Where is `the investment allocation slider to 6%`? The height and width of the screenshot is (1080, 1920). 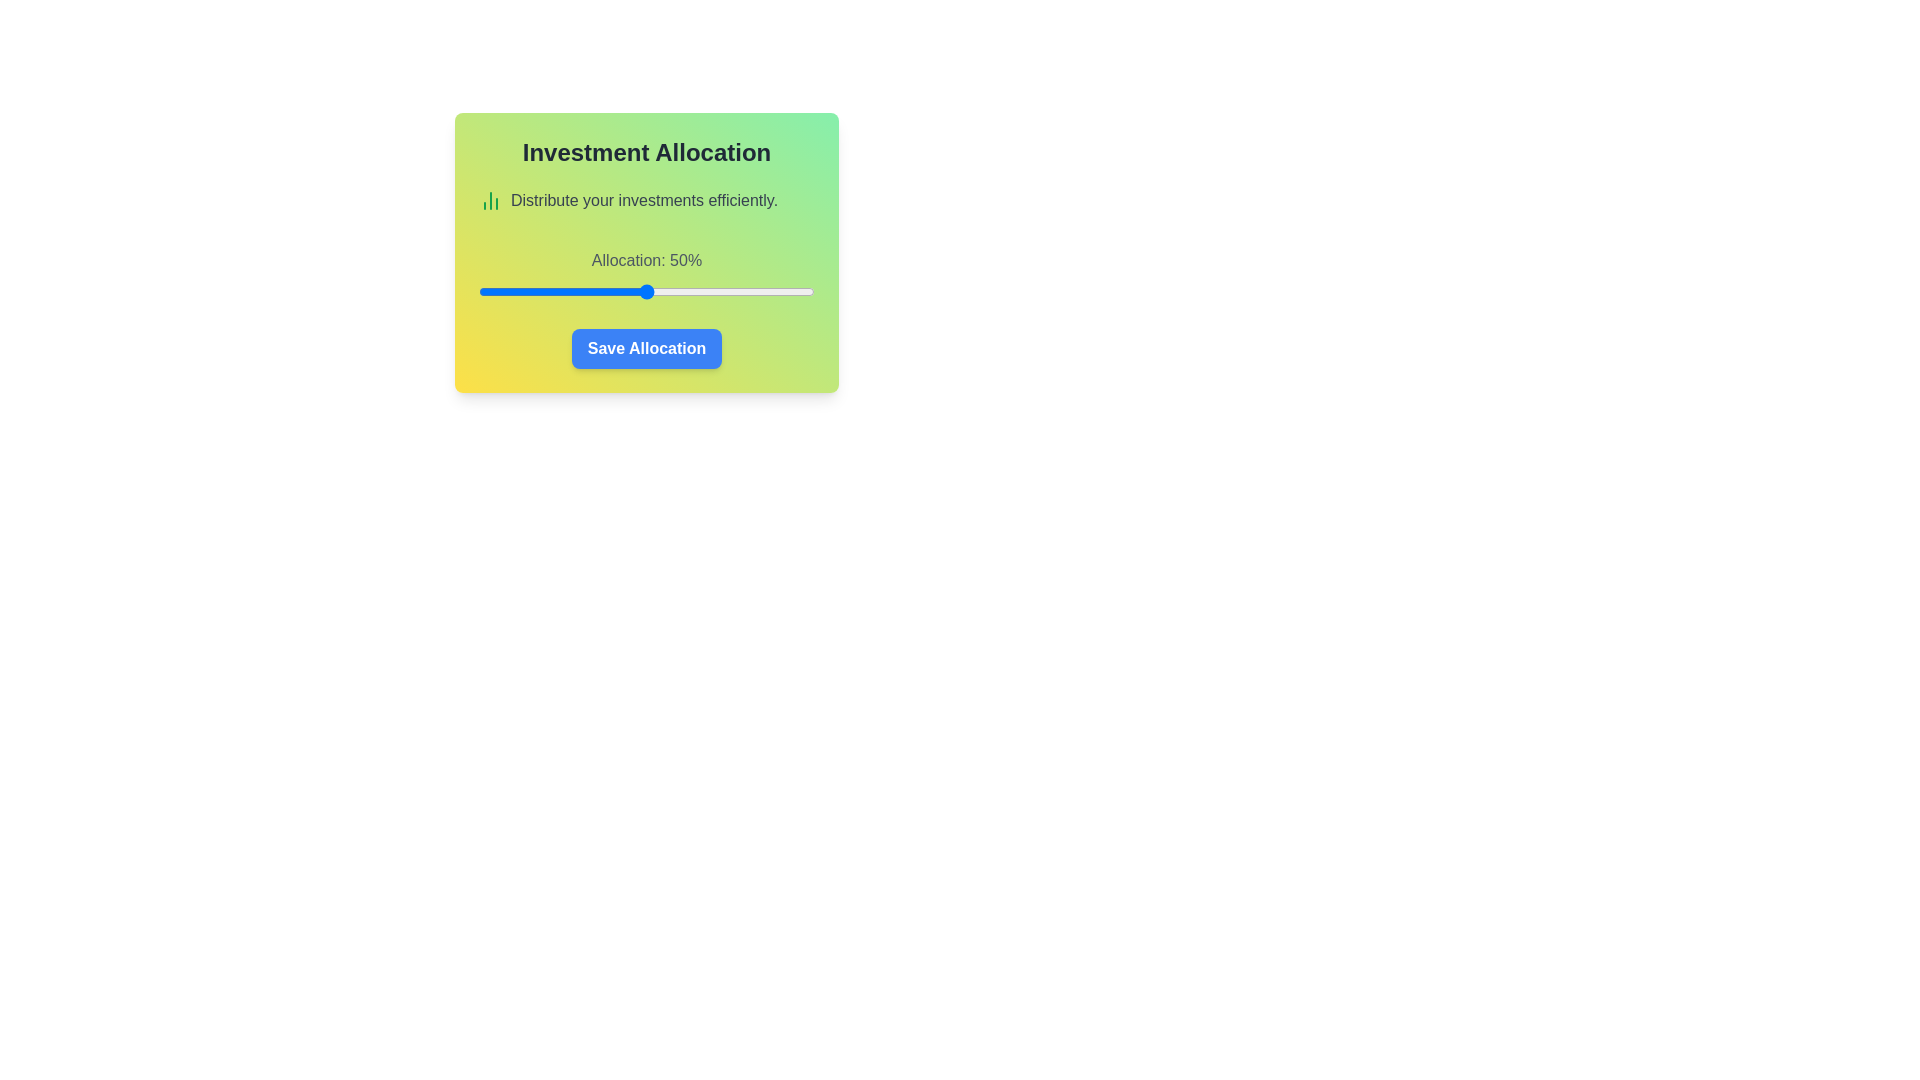
the investment allocation slider to 6% is located at coordinates (499, 292).